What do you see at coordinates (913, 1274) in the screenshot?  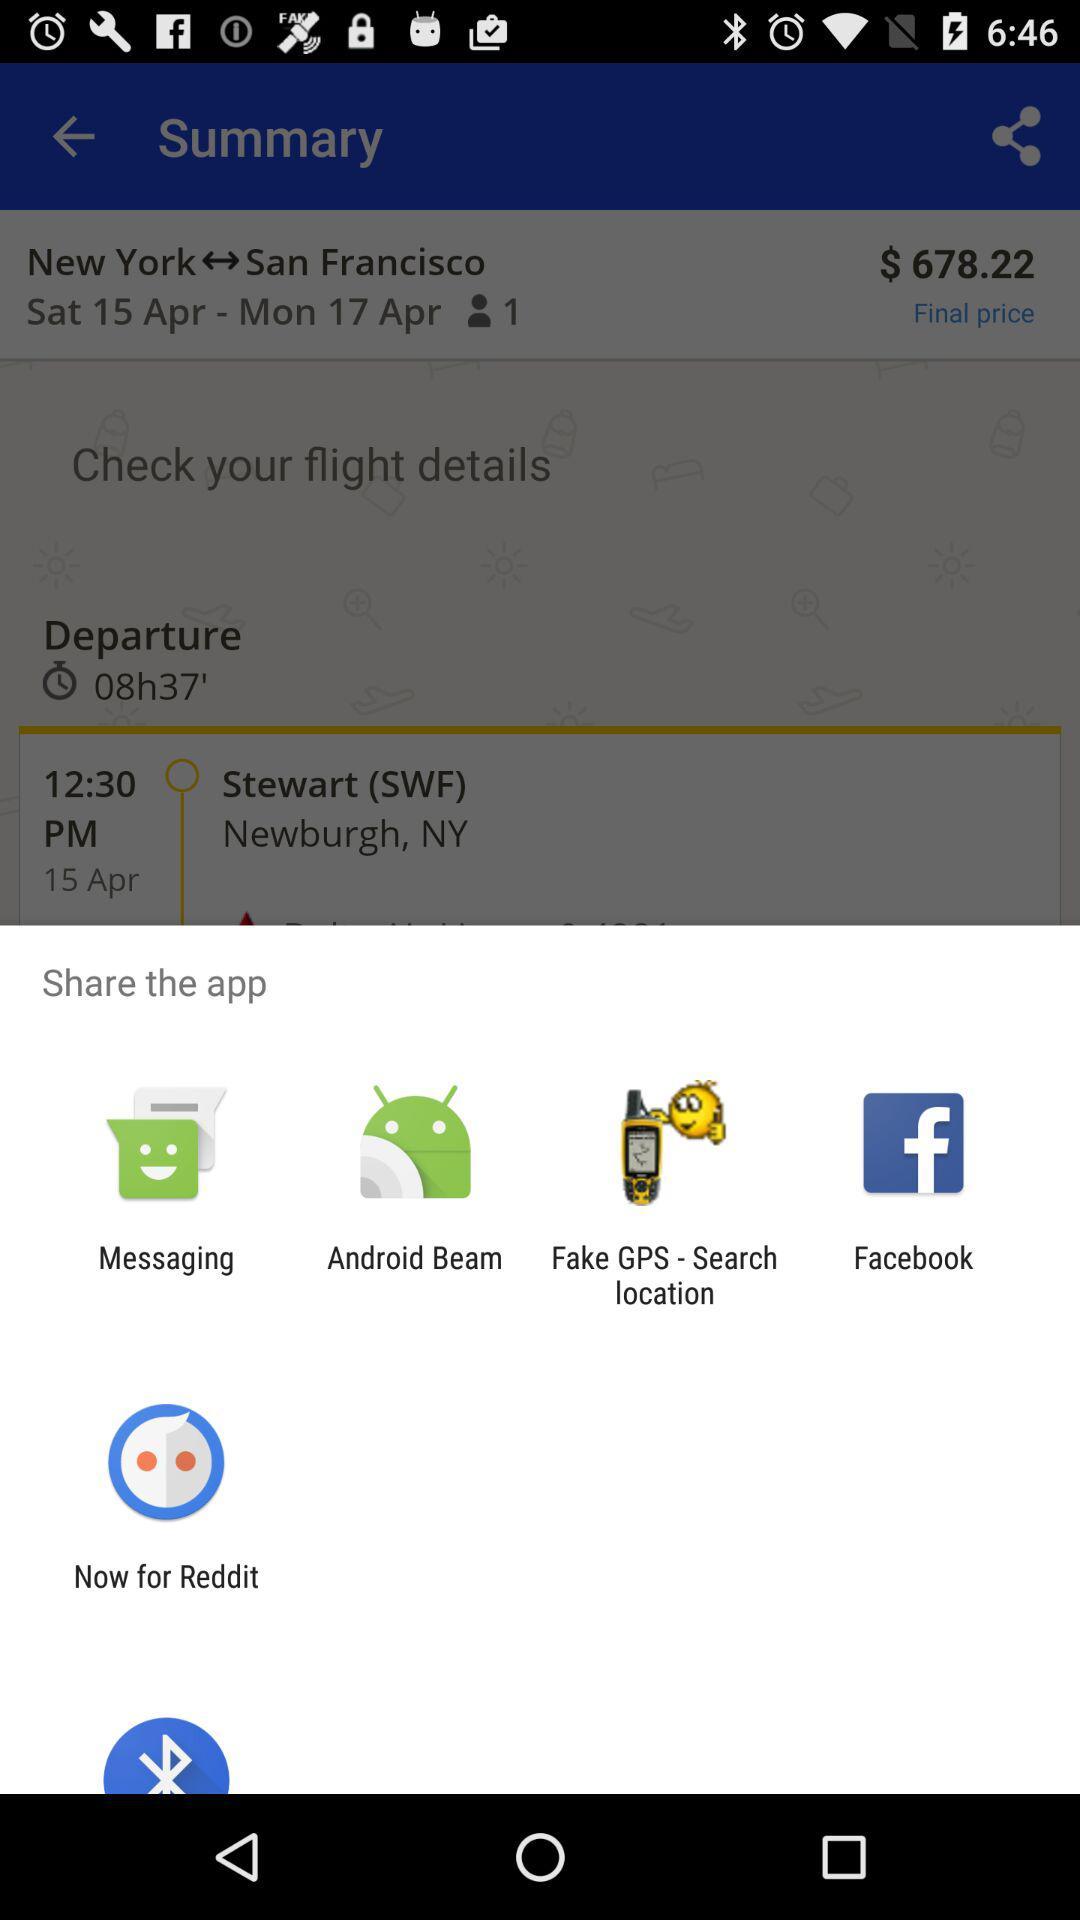 I see `the facebook item` at bounding box center [913, 1274].